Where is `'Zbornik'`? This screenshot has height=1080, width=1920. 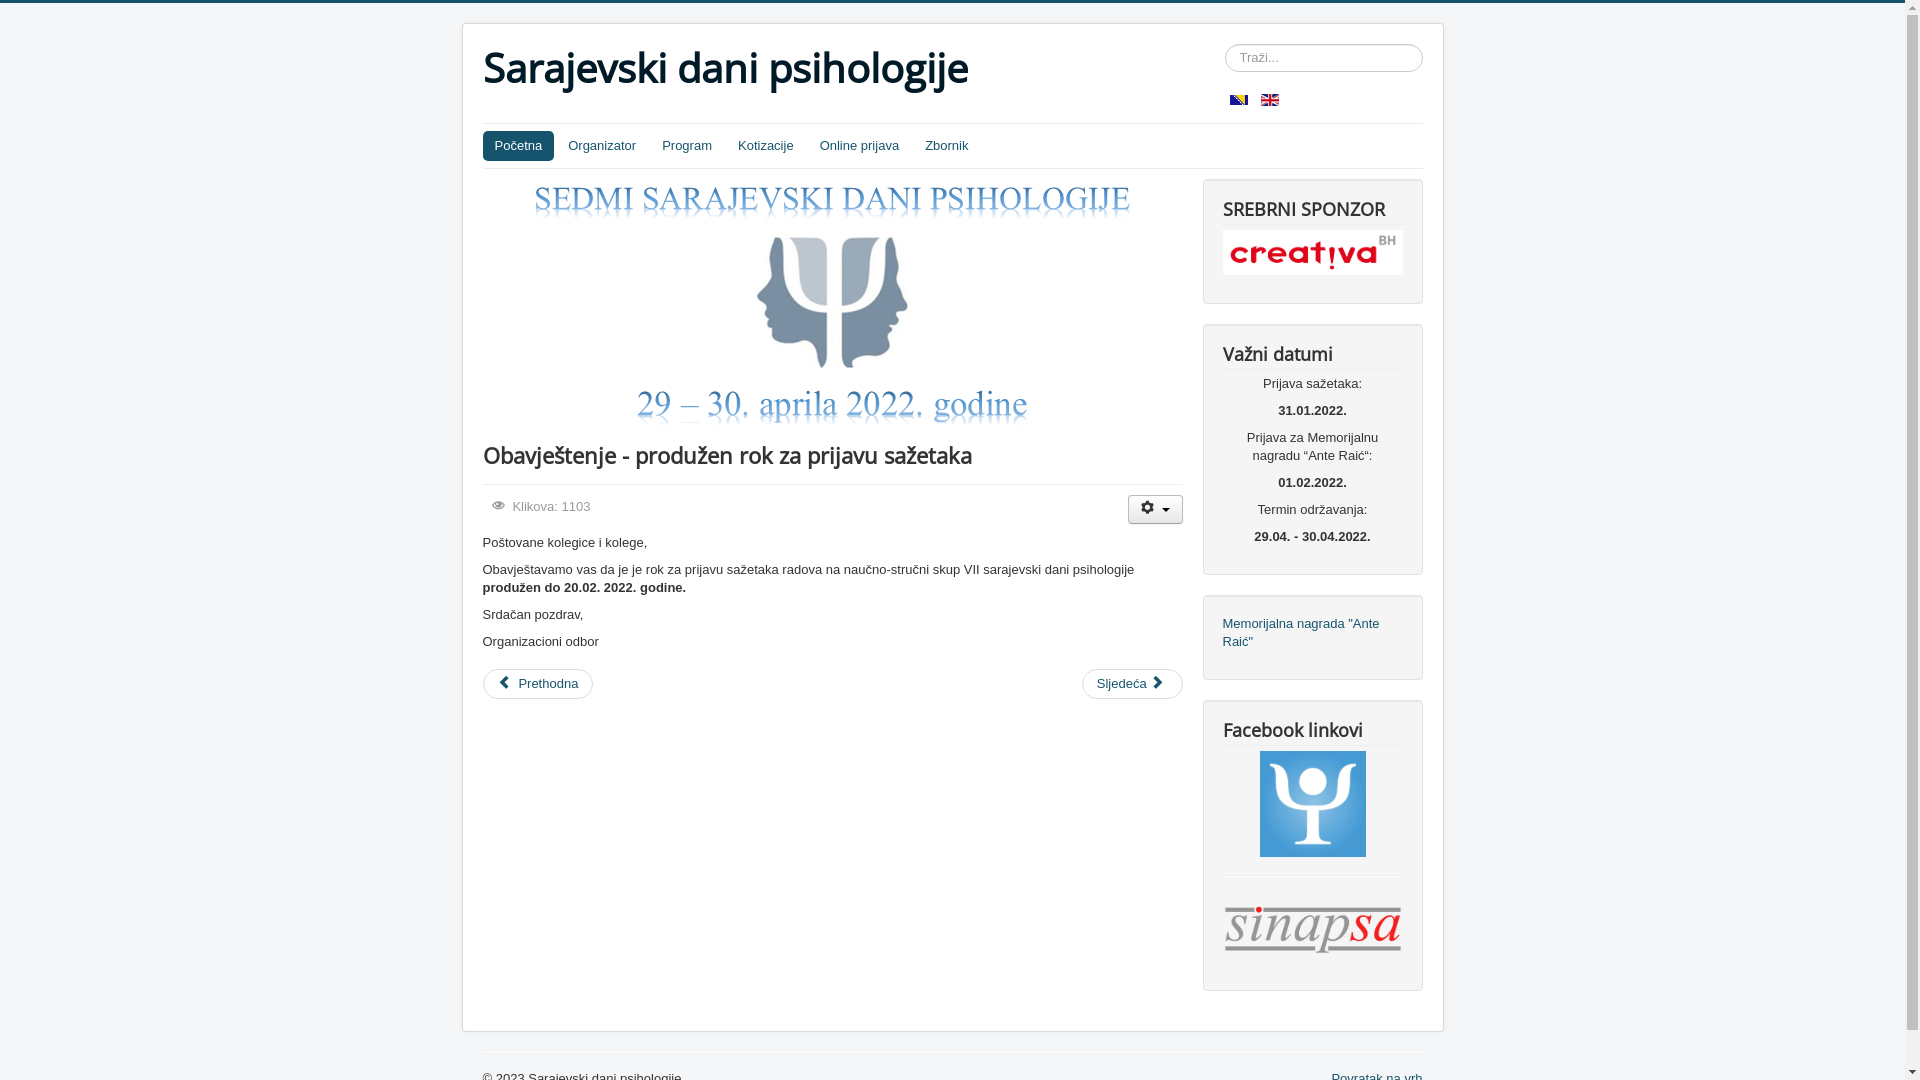
'Zbornik' is located at coordinates (945, 145).